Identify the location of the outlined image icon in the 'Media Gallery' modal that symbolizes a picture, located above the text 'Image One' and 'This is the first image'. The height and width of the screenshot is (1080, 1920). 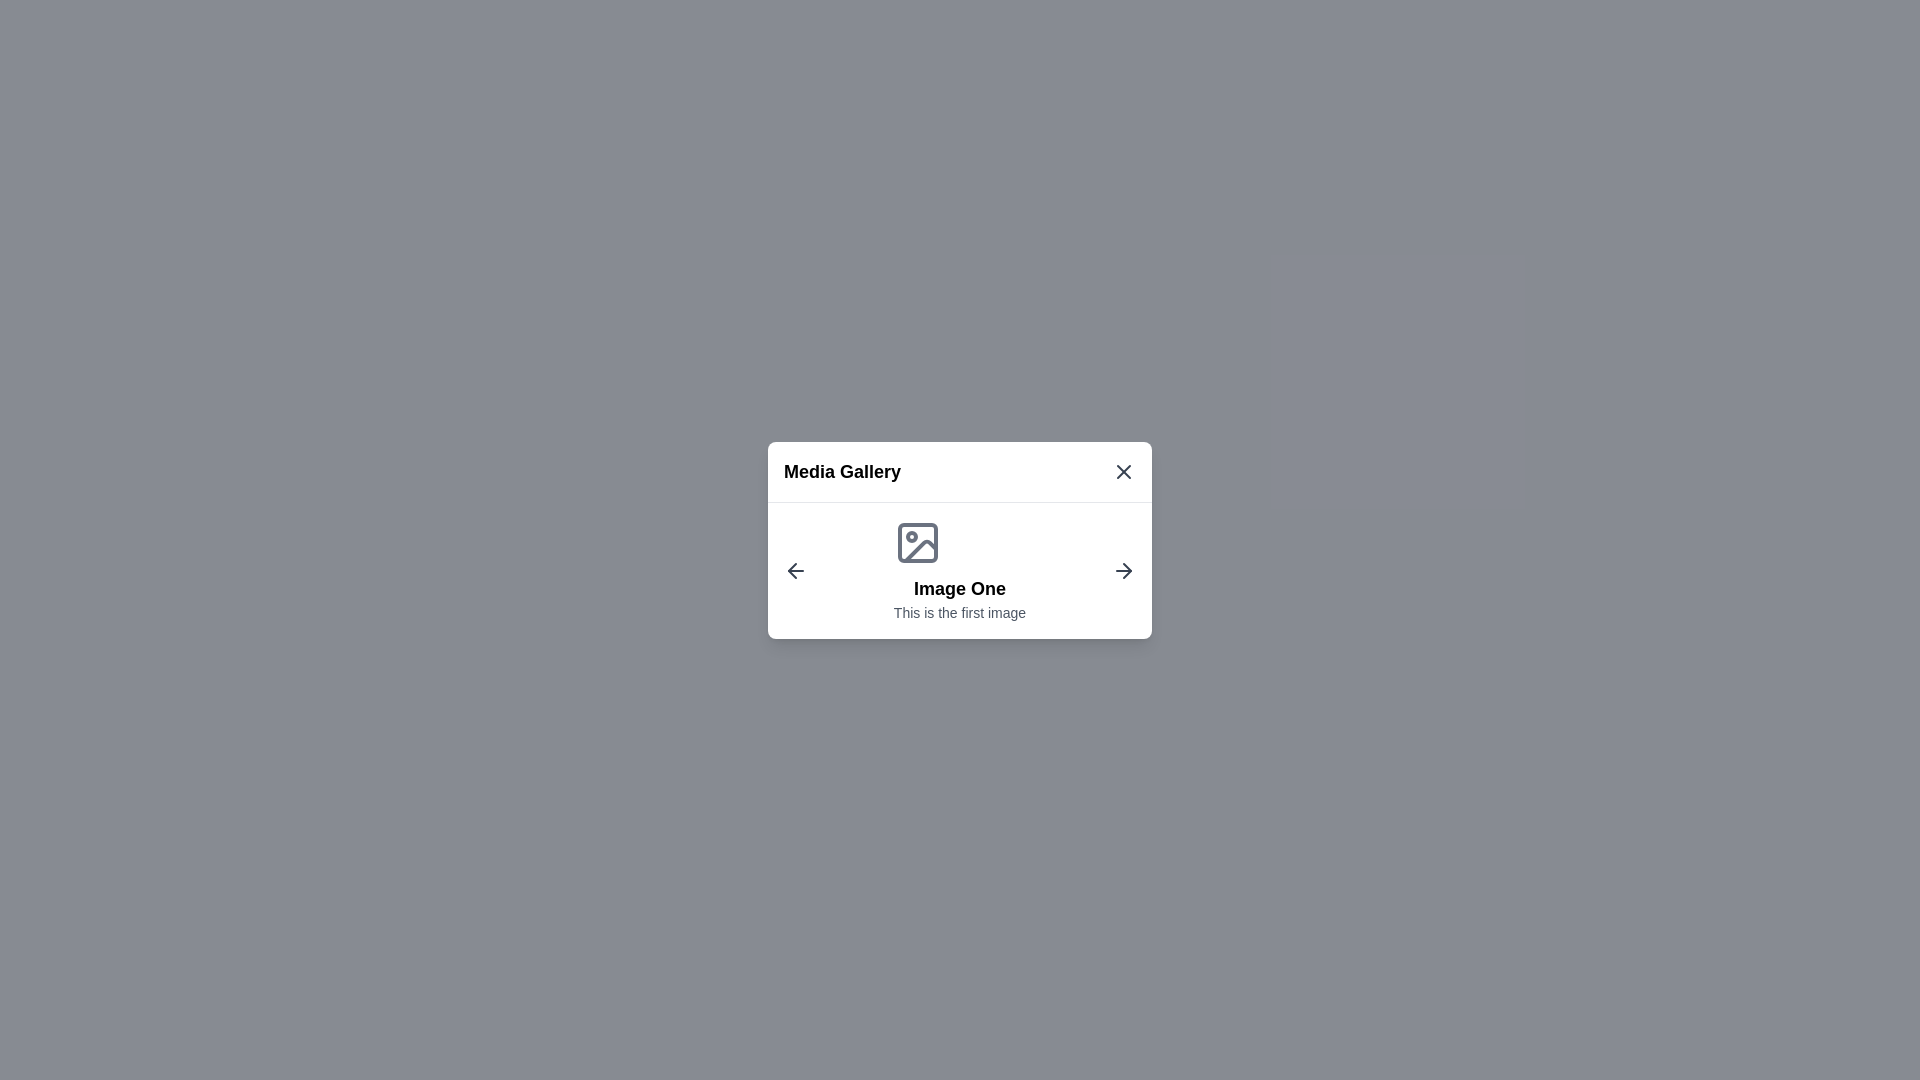
(916, 542).